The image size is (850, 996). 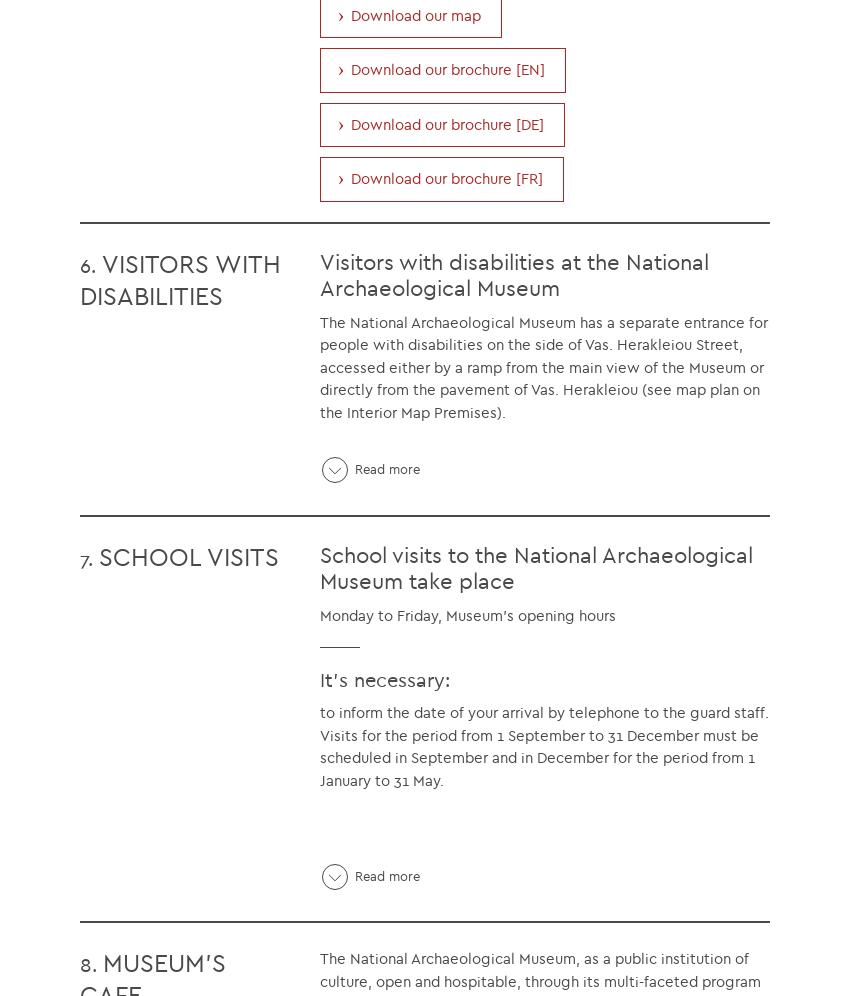 What do you see at coordinates (320, 566) in the screenshot?
I see `'School visits to the National Archaeological Museum take place'` at bounding box center [320, 566].